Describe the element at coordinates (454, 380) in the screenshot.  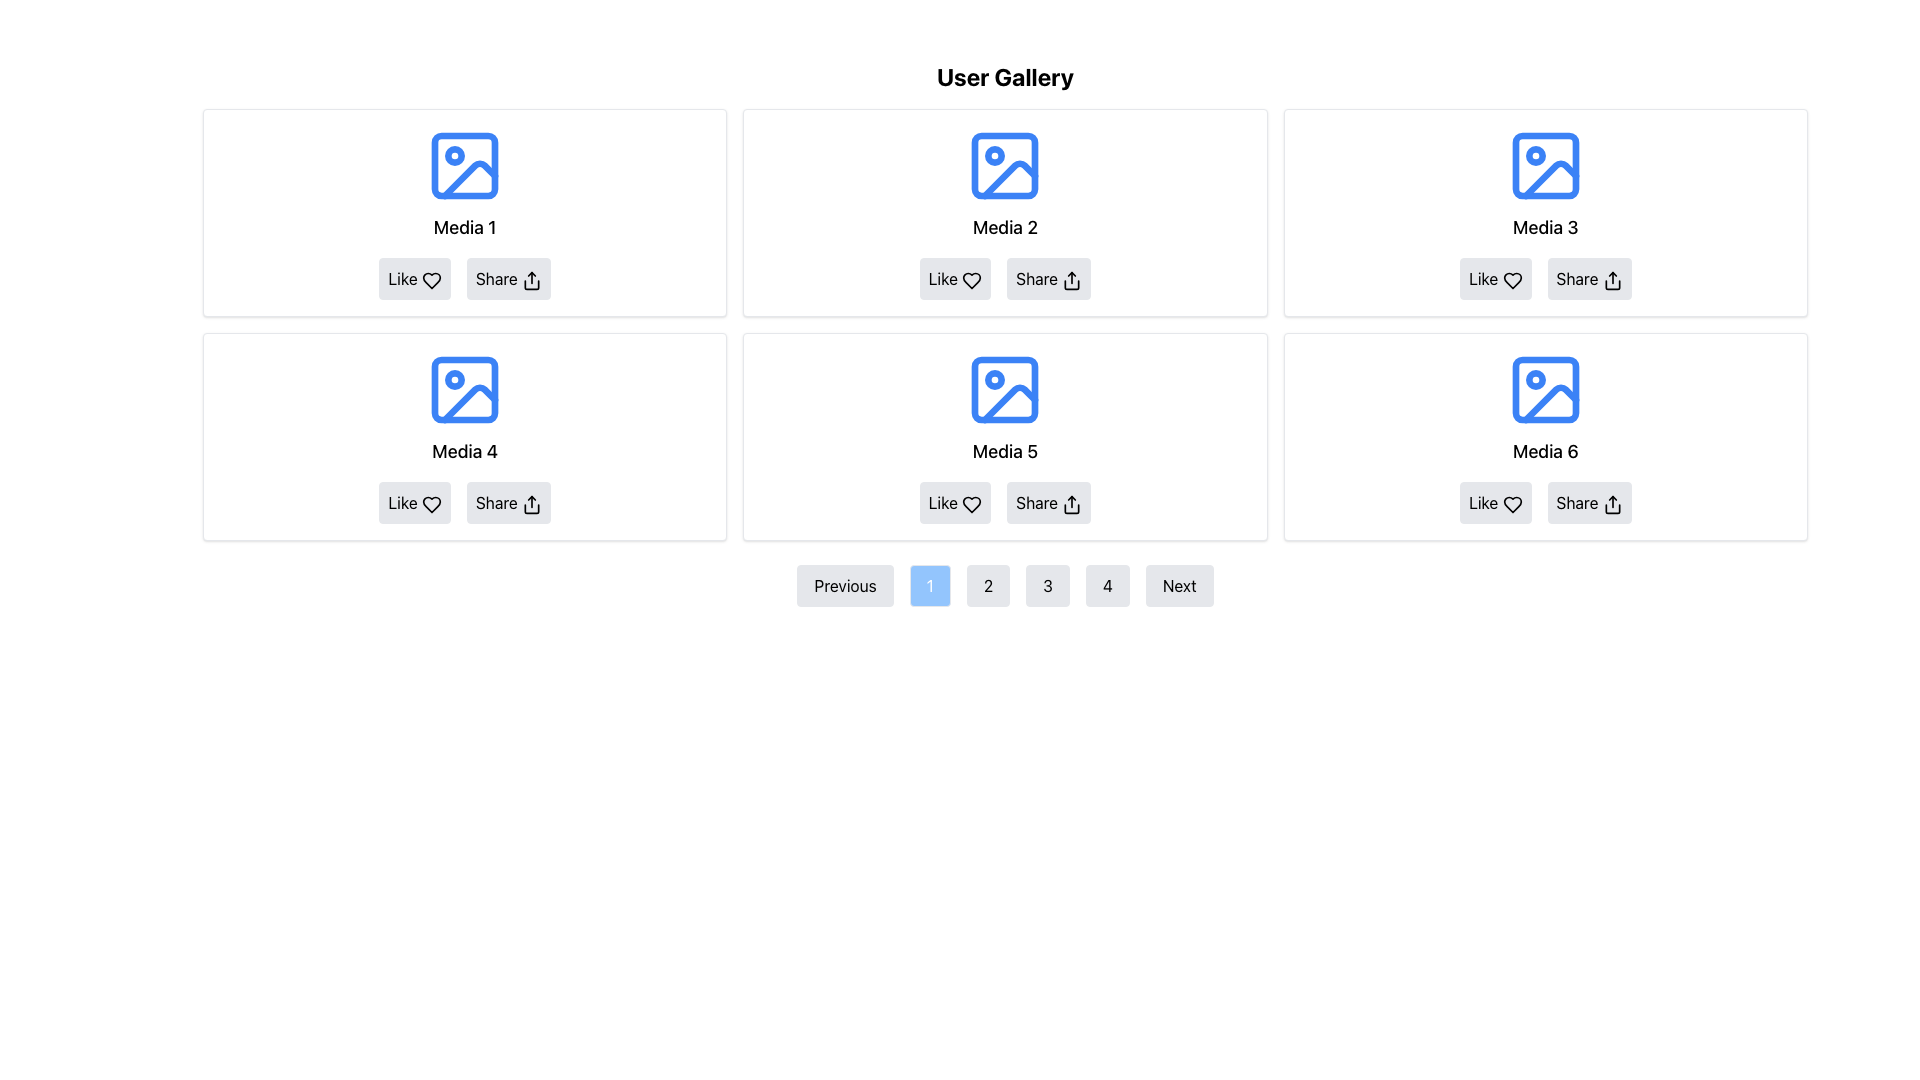
I see `the second Circle decoration element within the SVG graphic located in the 'Media 4' content block` at that location.